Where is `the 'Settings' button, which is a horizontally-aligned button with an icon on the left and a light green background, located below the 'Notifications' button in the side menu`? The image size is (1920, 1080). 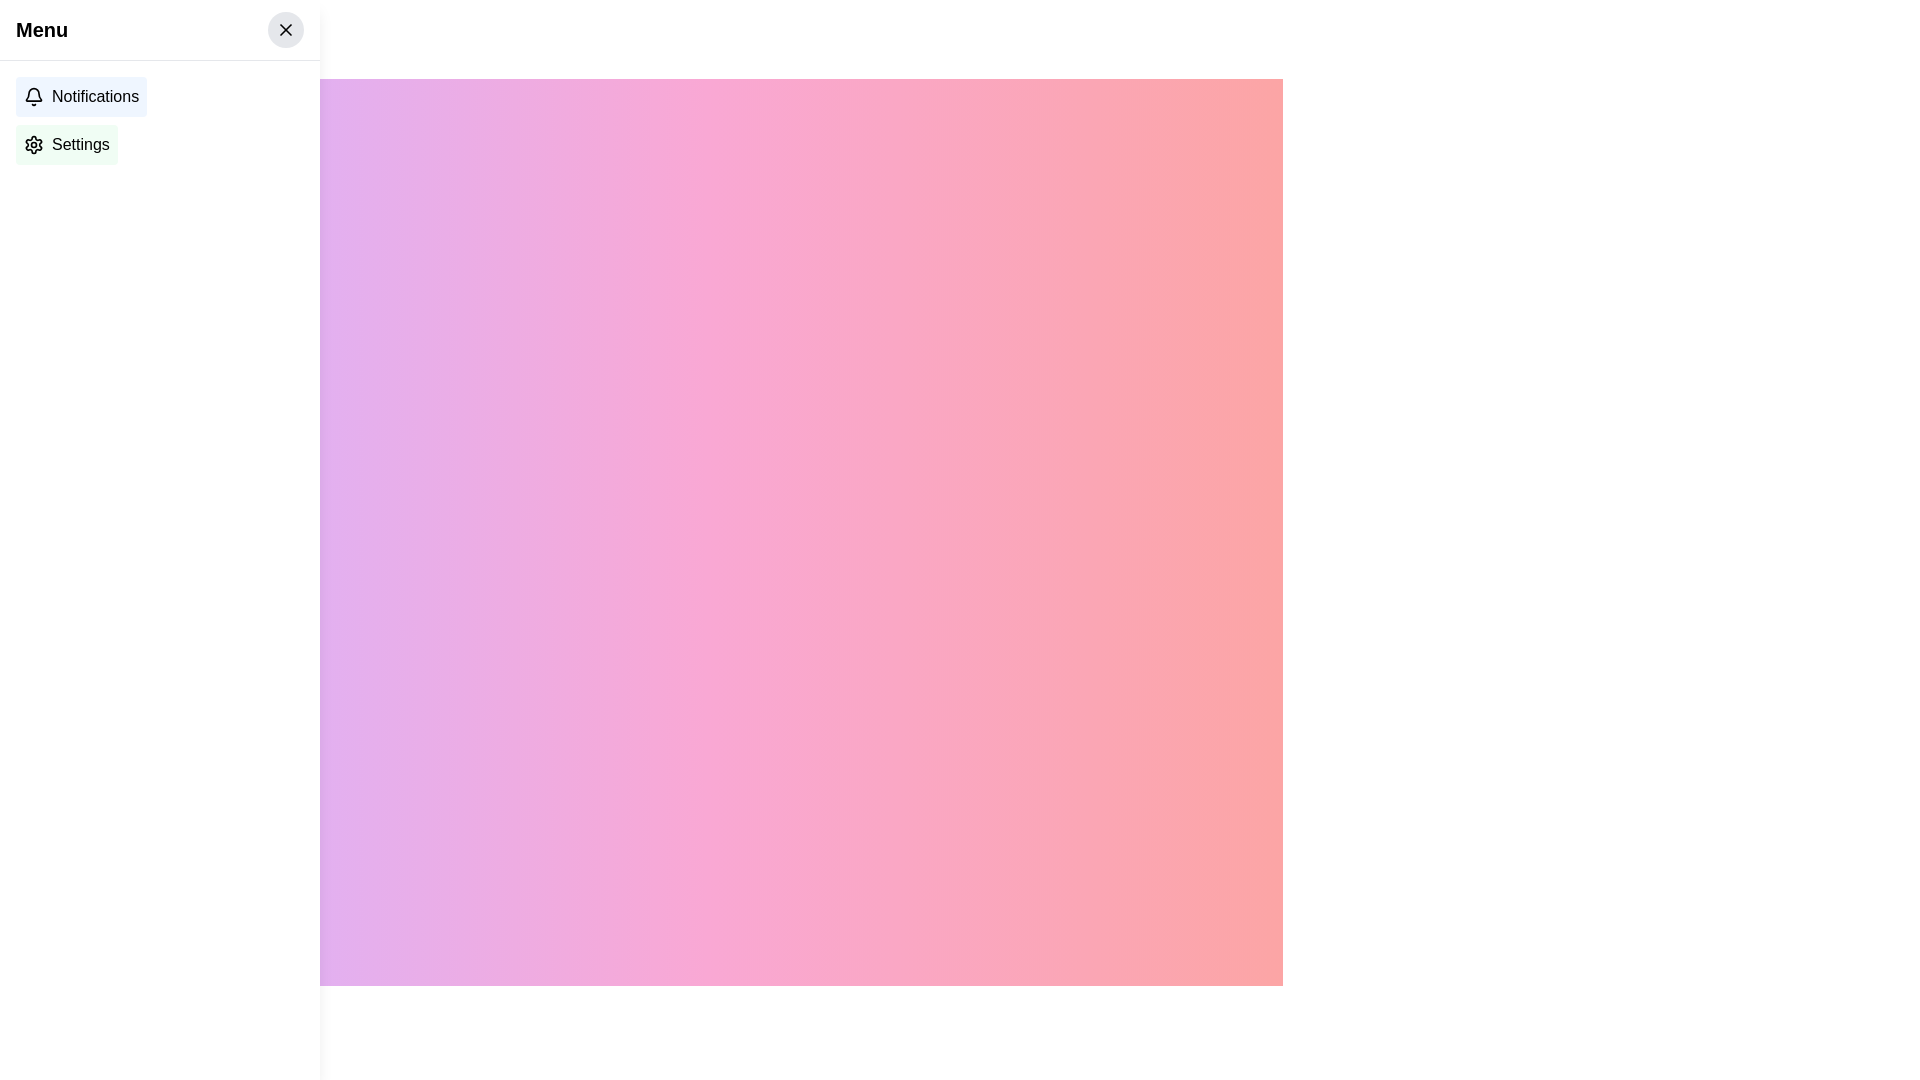
the 'Settings' button, which is a horizontally-aligned button with an icon on the left and a light green background, located below the 'Notifications' button in the side menu is located at coordinates (66, 144).